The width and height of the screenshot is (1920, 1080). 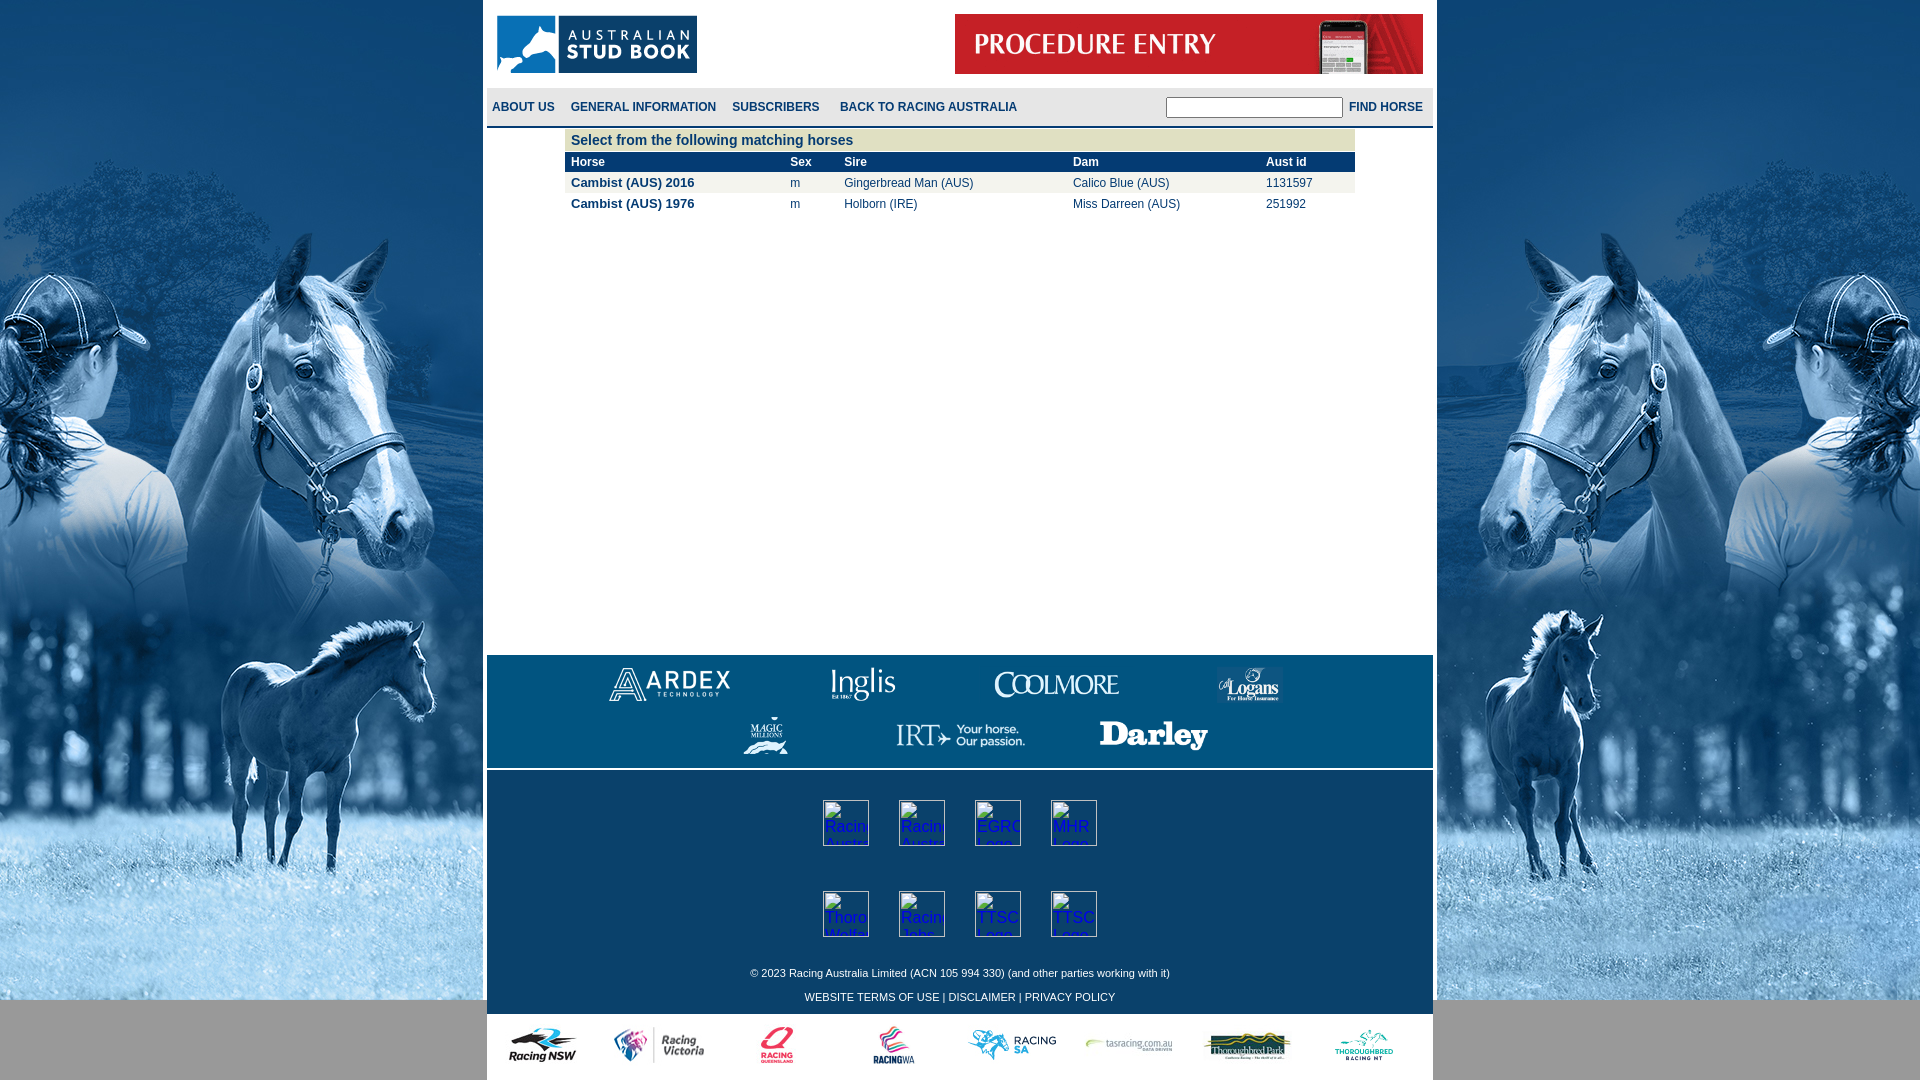 What do you see at coordinates (570, 182) in the screenshot?
I see `'Cambist (AUS) 2016'` at bounding box center [570, 182].